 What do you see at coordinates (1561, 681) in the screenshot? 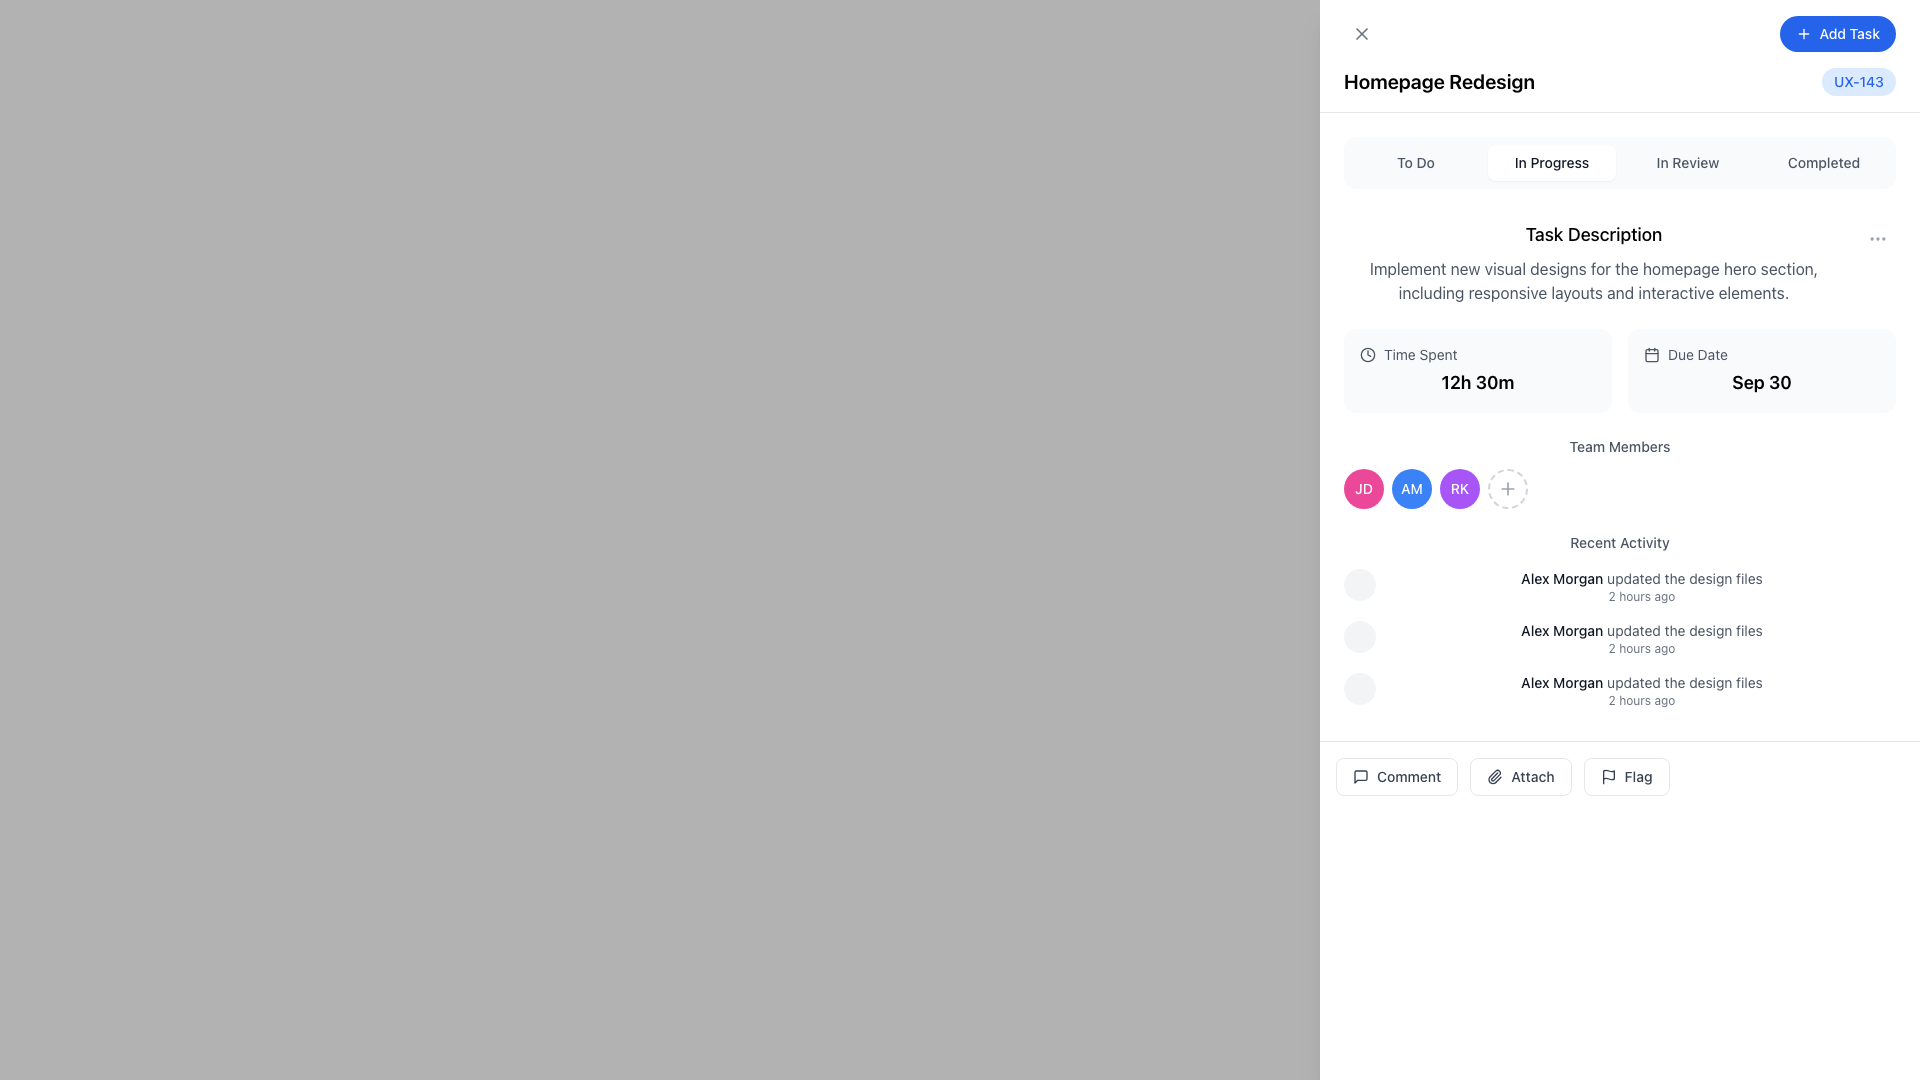
I see `the text label displaying 'Alex Morgan' in bold gray, located in the 'Recent Activity' section, as part of the entry stating 'Alex Morgan updated the design files'` at bounding box center [1561, 681].